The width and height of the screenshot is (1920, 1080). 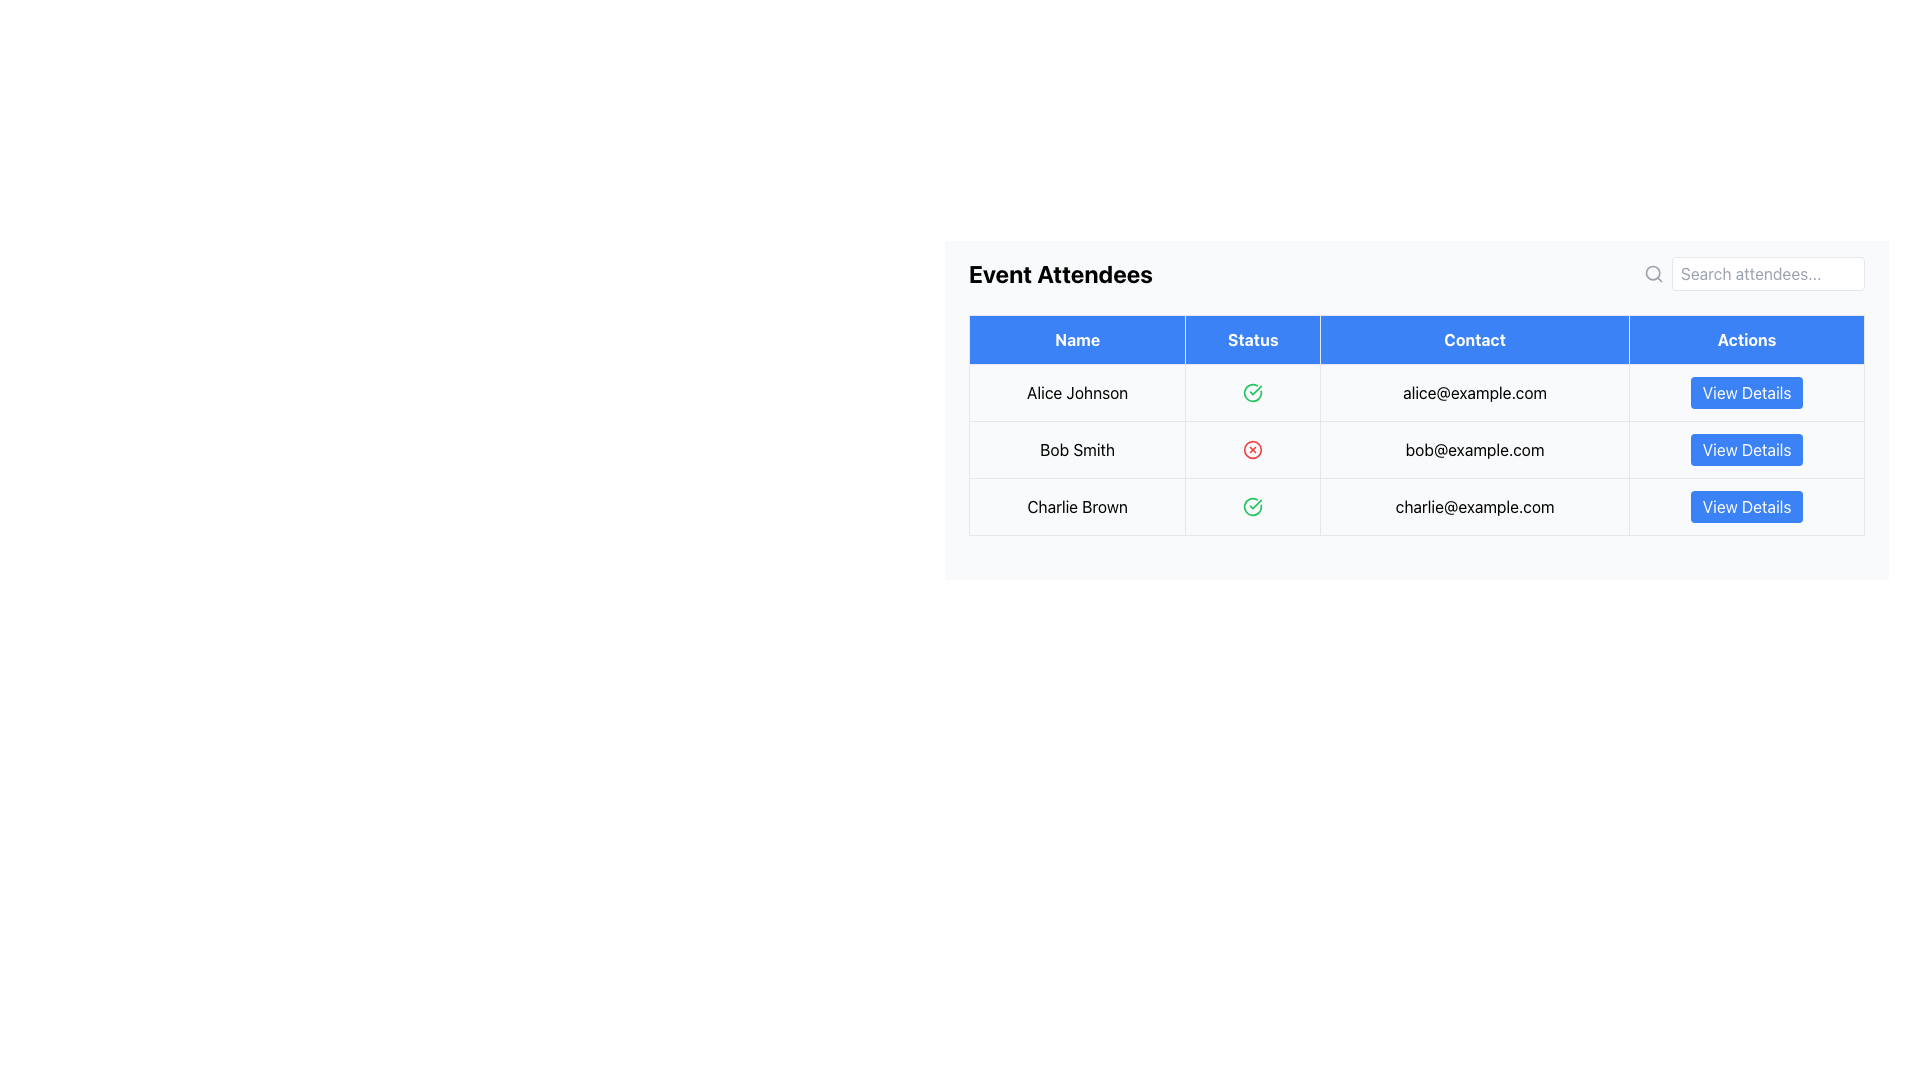 What do you see at coordinates (1746, 393) in the screenshot?
I see `the 'View Details' button located in the 'Actions' column of the table for the contact 'alice@example.com' to visualize the hover effect` at bounding box center [1746, 393].